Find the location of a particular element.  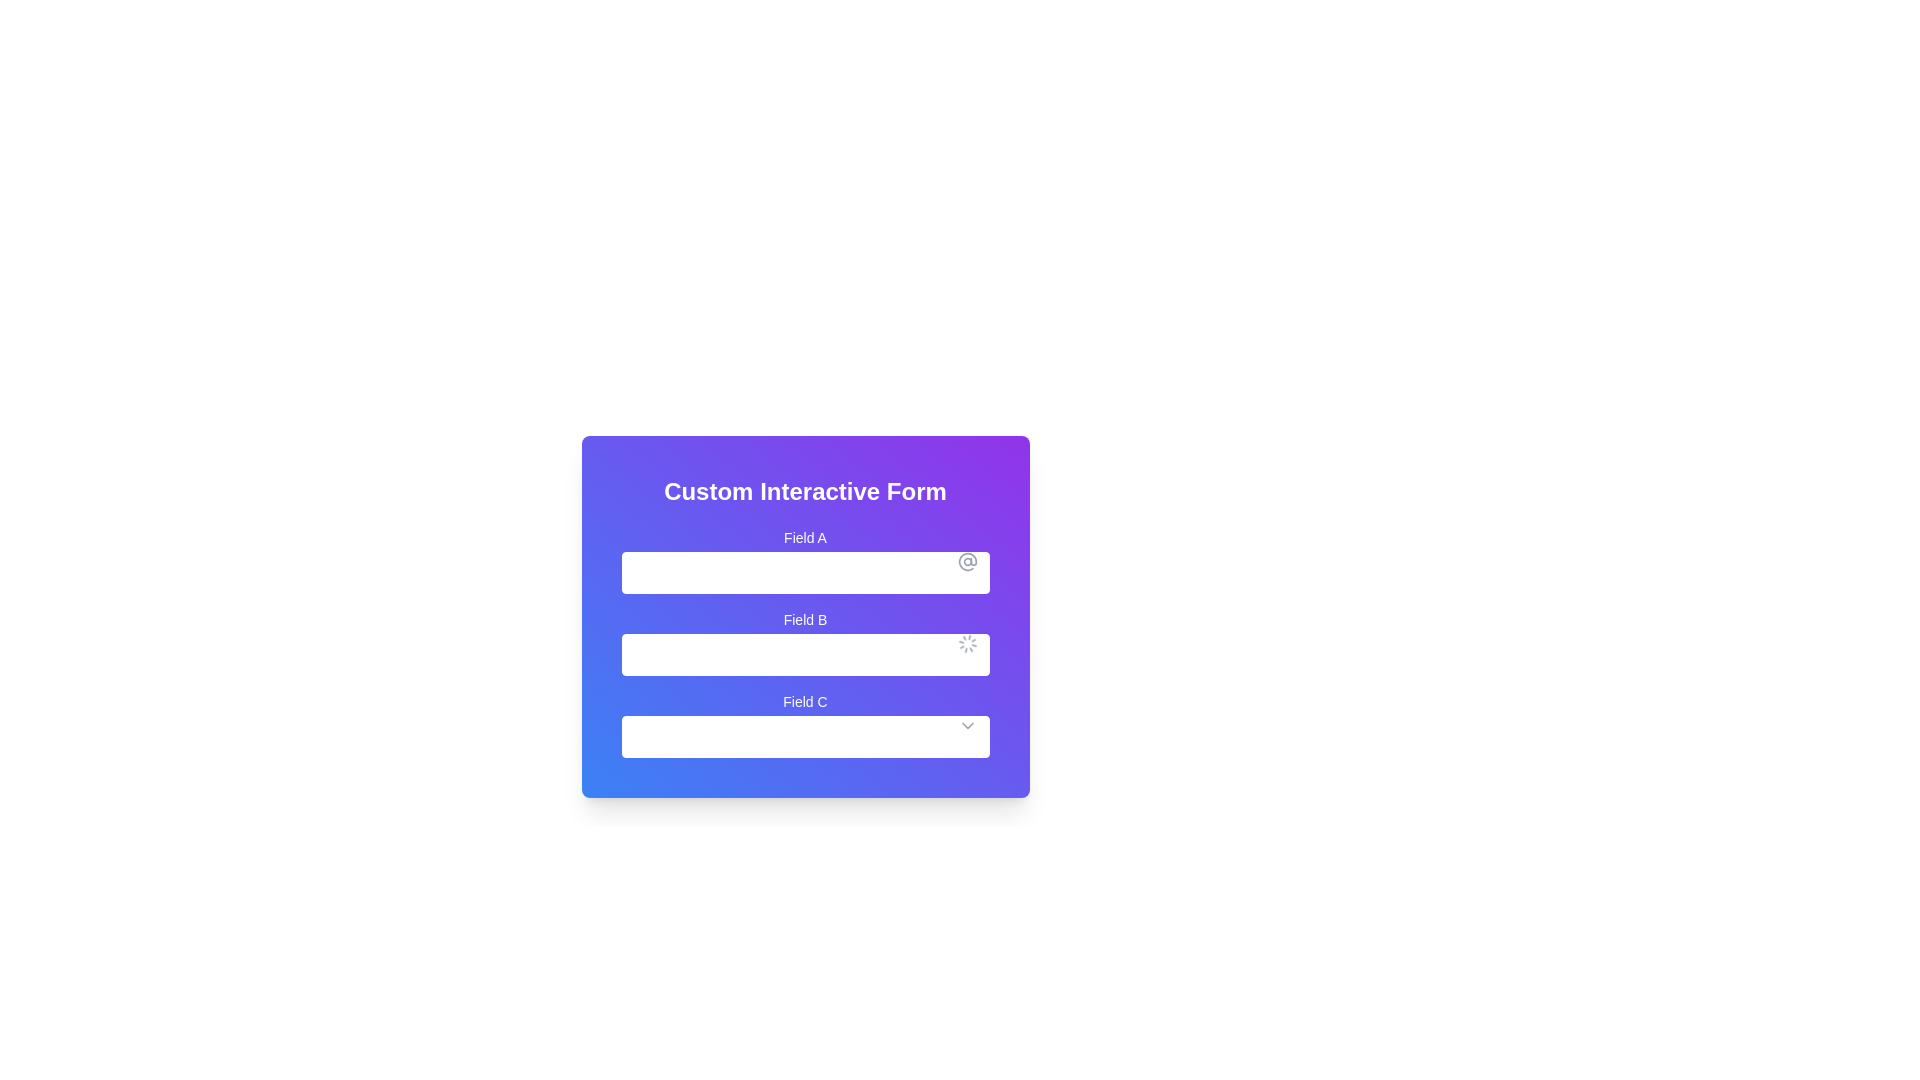

the interactive input field labeled 'Field B' with a spinning loader icon to interact with it is located at coordinates (805, 643).